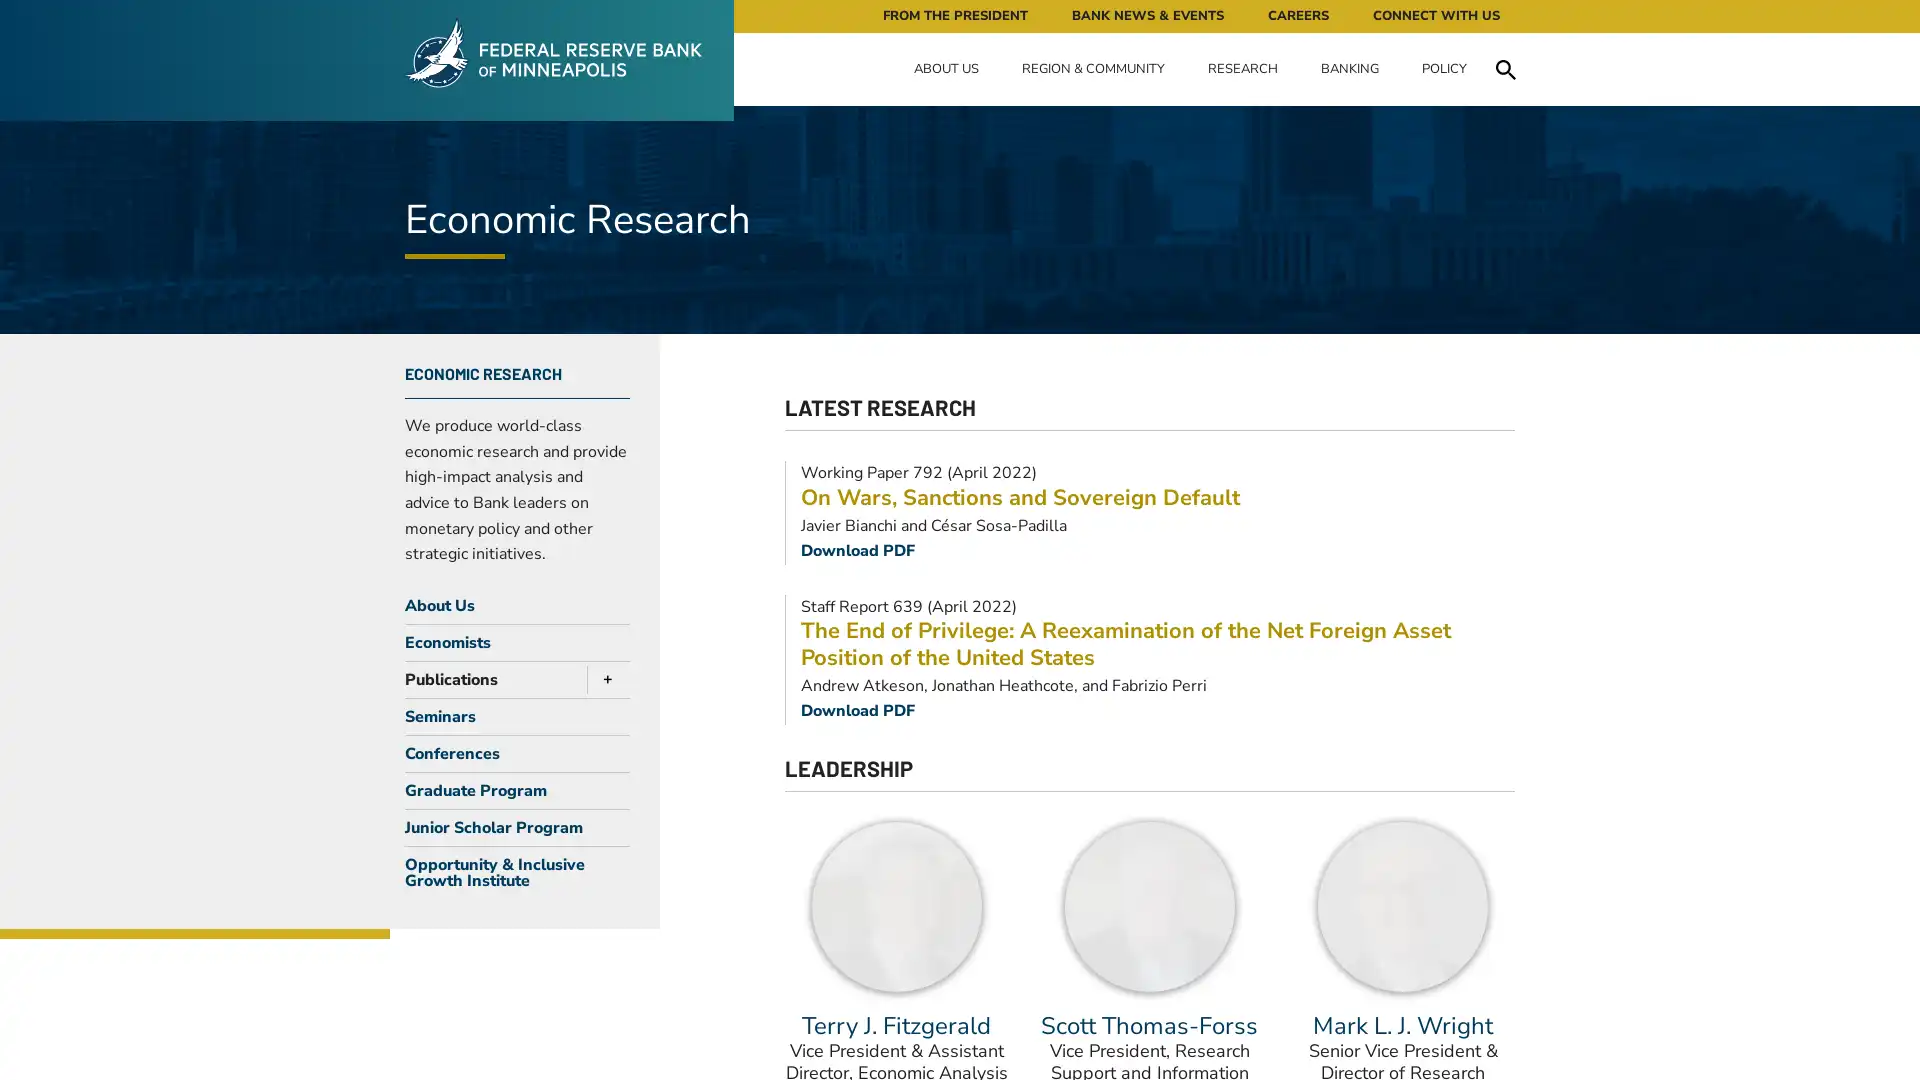  Describe the element at coordinates (602, 677) in the screenshot. I see `+ Expand Publications` at that location.